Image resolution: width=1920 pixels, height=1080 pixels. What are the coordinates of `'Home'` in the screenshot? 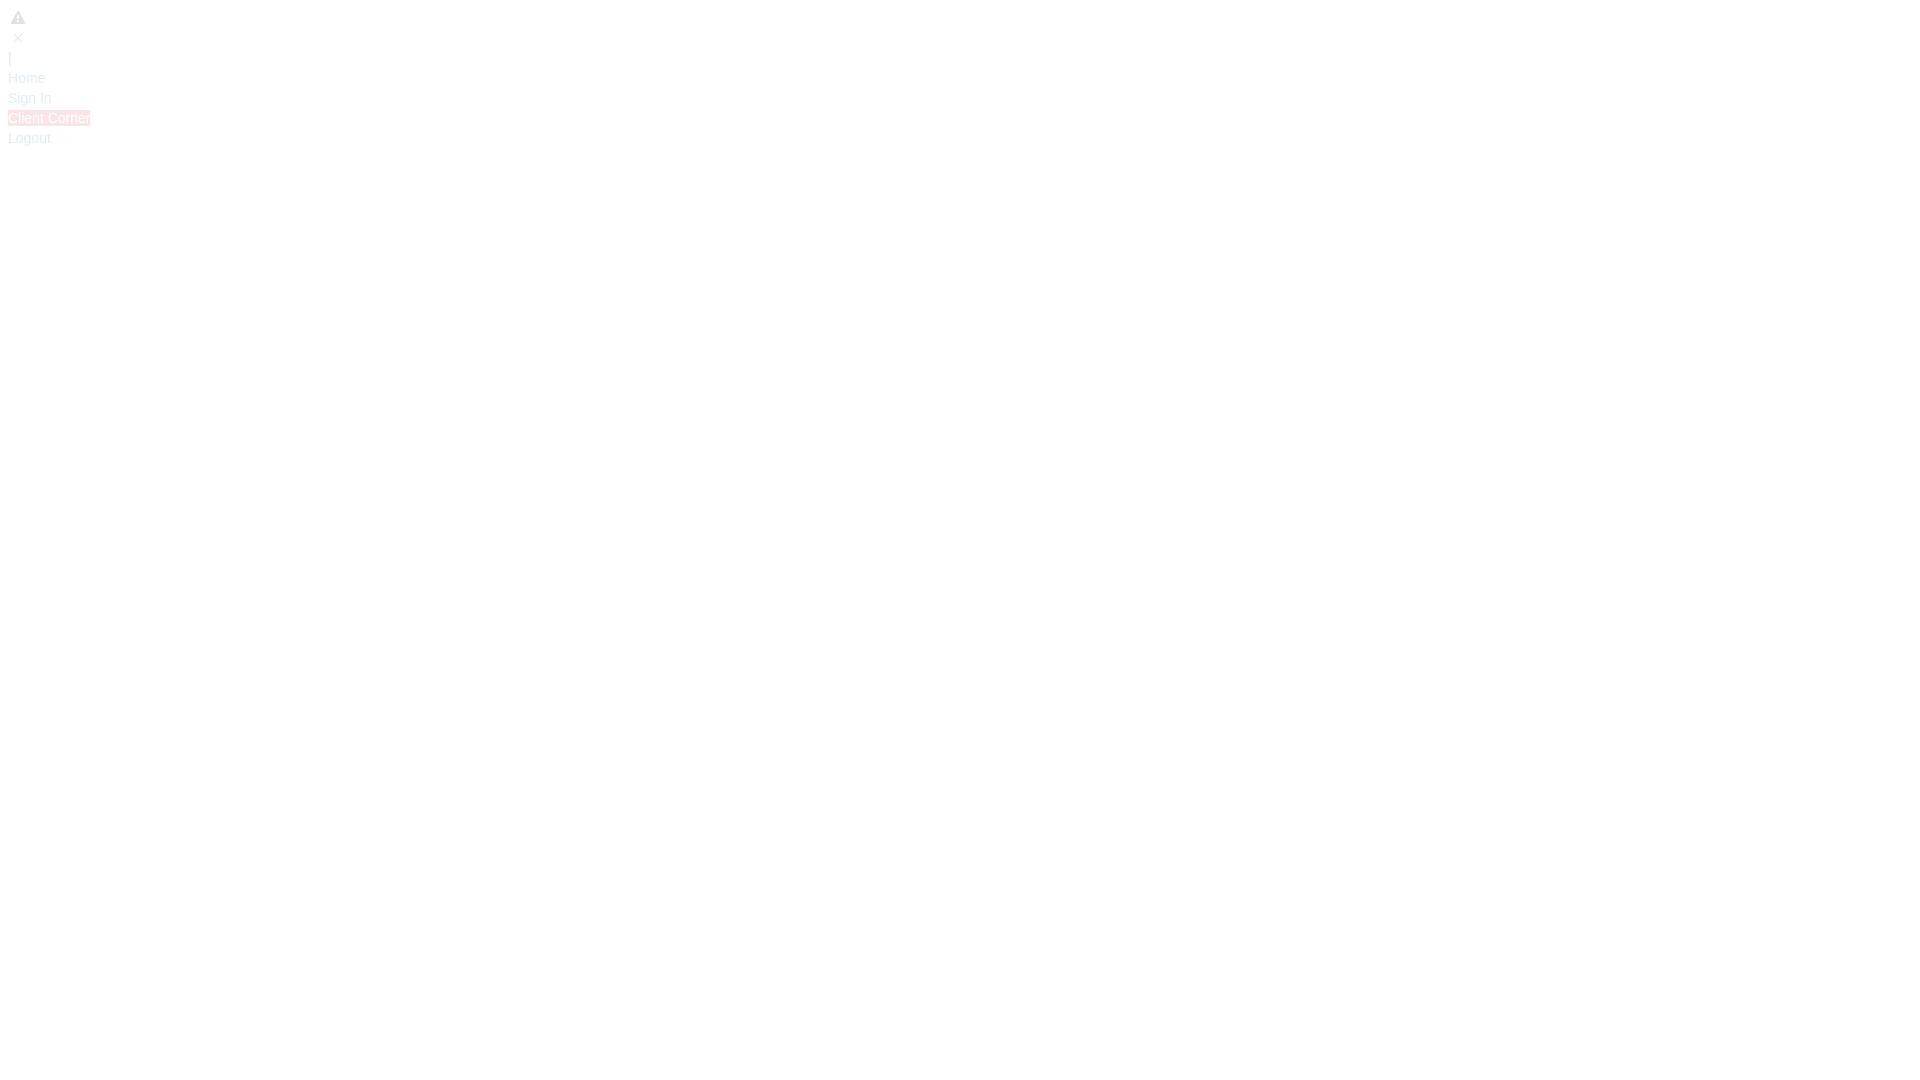 It's located at (26, 76).